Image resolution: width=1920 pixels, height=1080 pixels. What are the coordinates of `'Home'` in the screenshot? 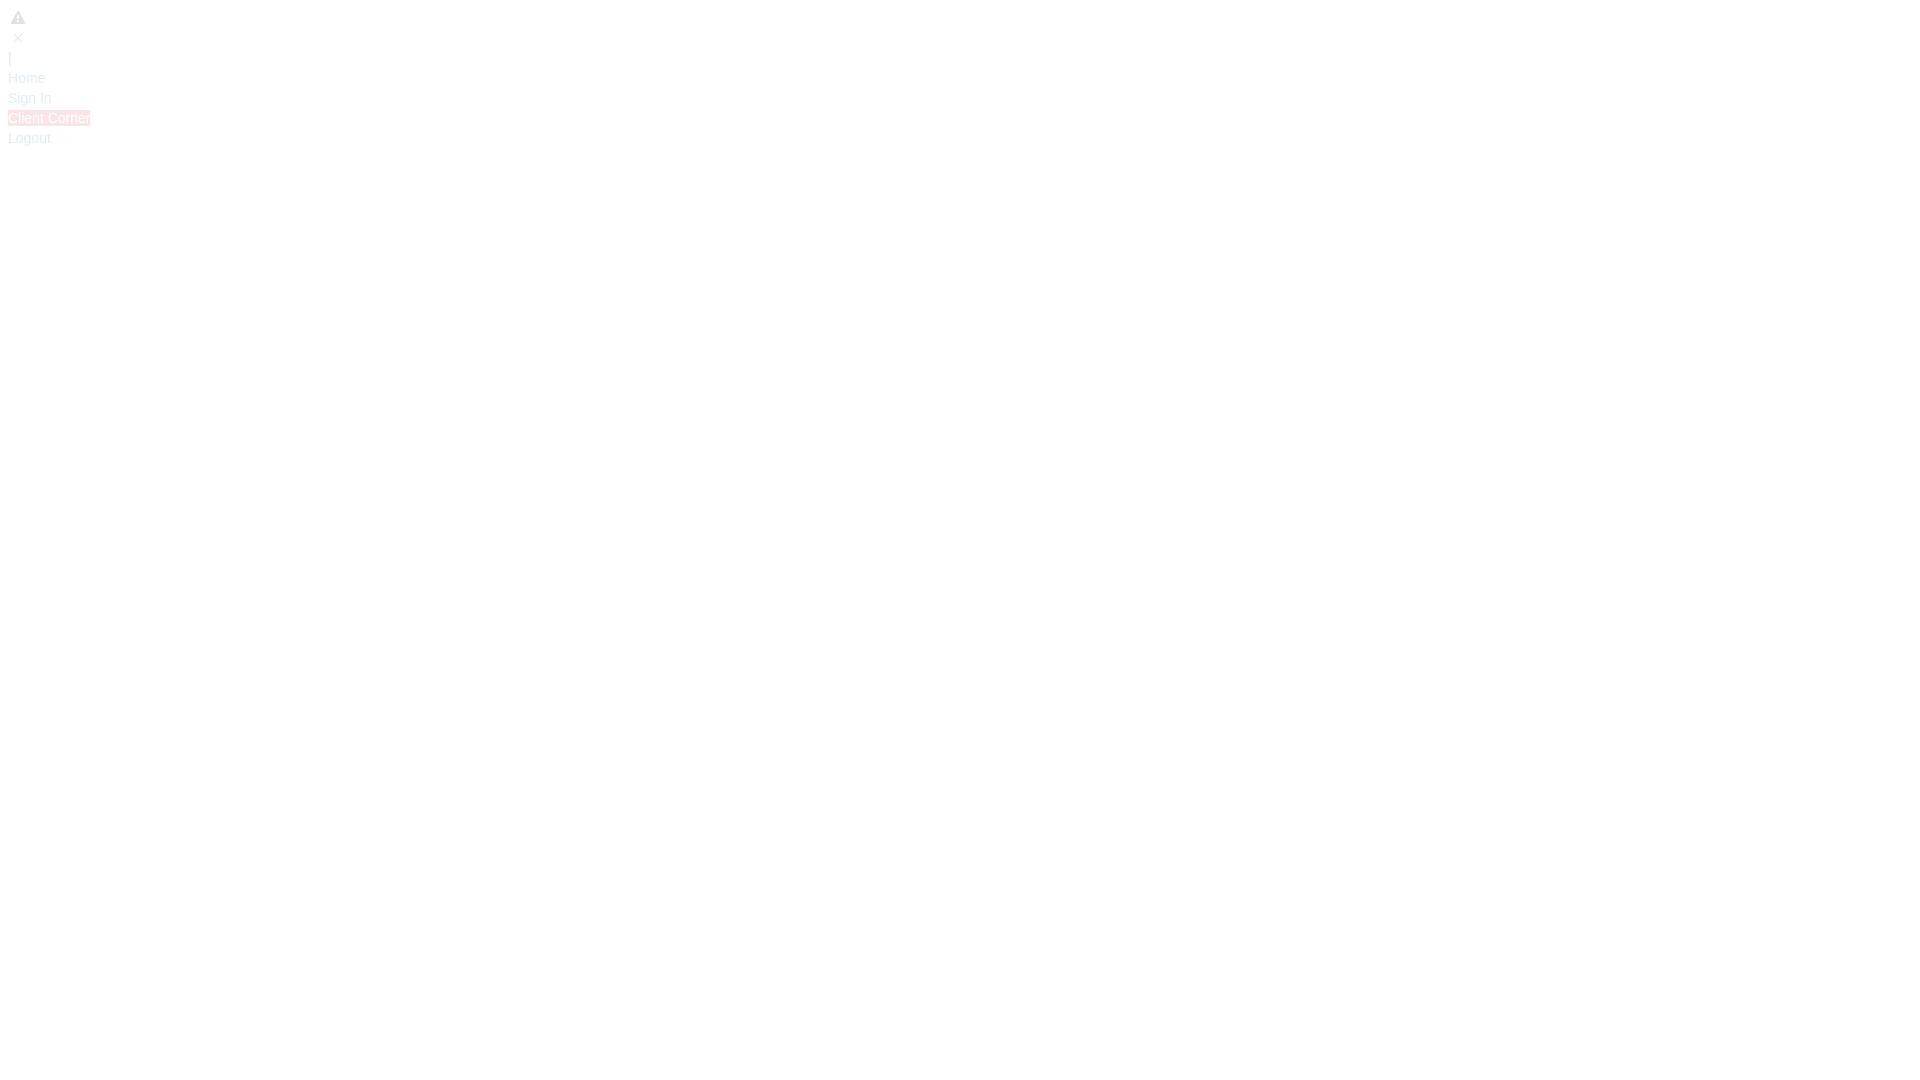 It's located at (26, 76).